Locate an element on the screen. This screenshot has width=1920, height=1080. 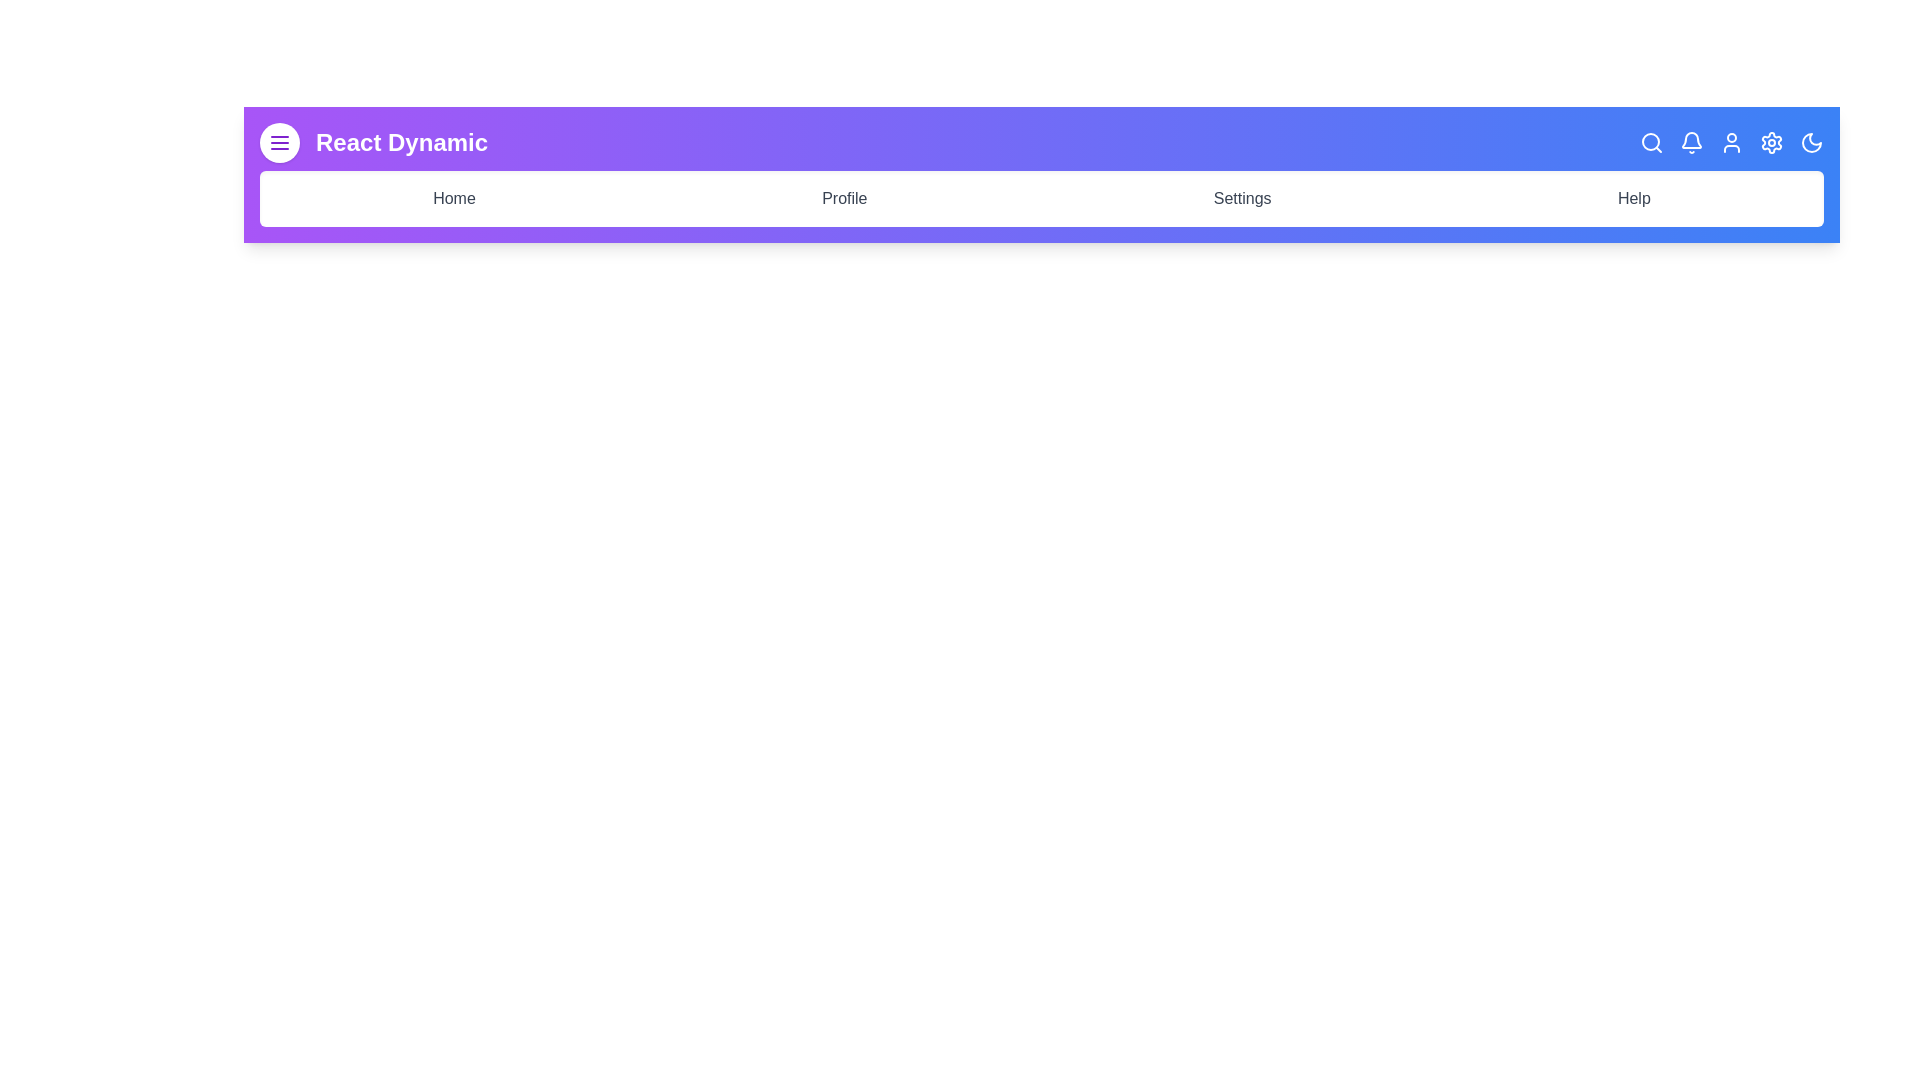
the text Home in the navigation bar is located at coordinates (453, 199).